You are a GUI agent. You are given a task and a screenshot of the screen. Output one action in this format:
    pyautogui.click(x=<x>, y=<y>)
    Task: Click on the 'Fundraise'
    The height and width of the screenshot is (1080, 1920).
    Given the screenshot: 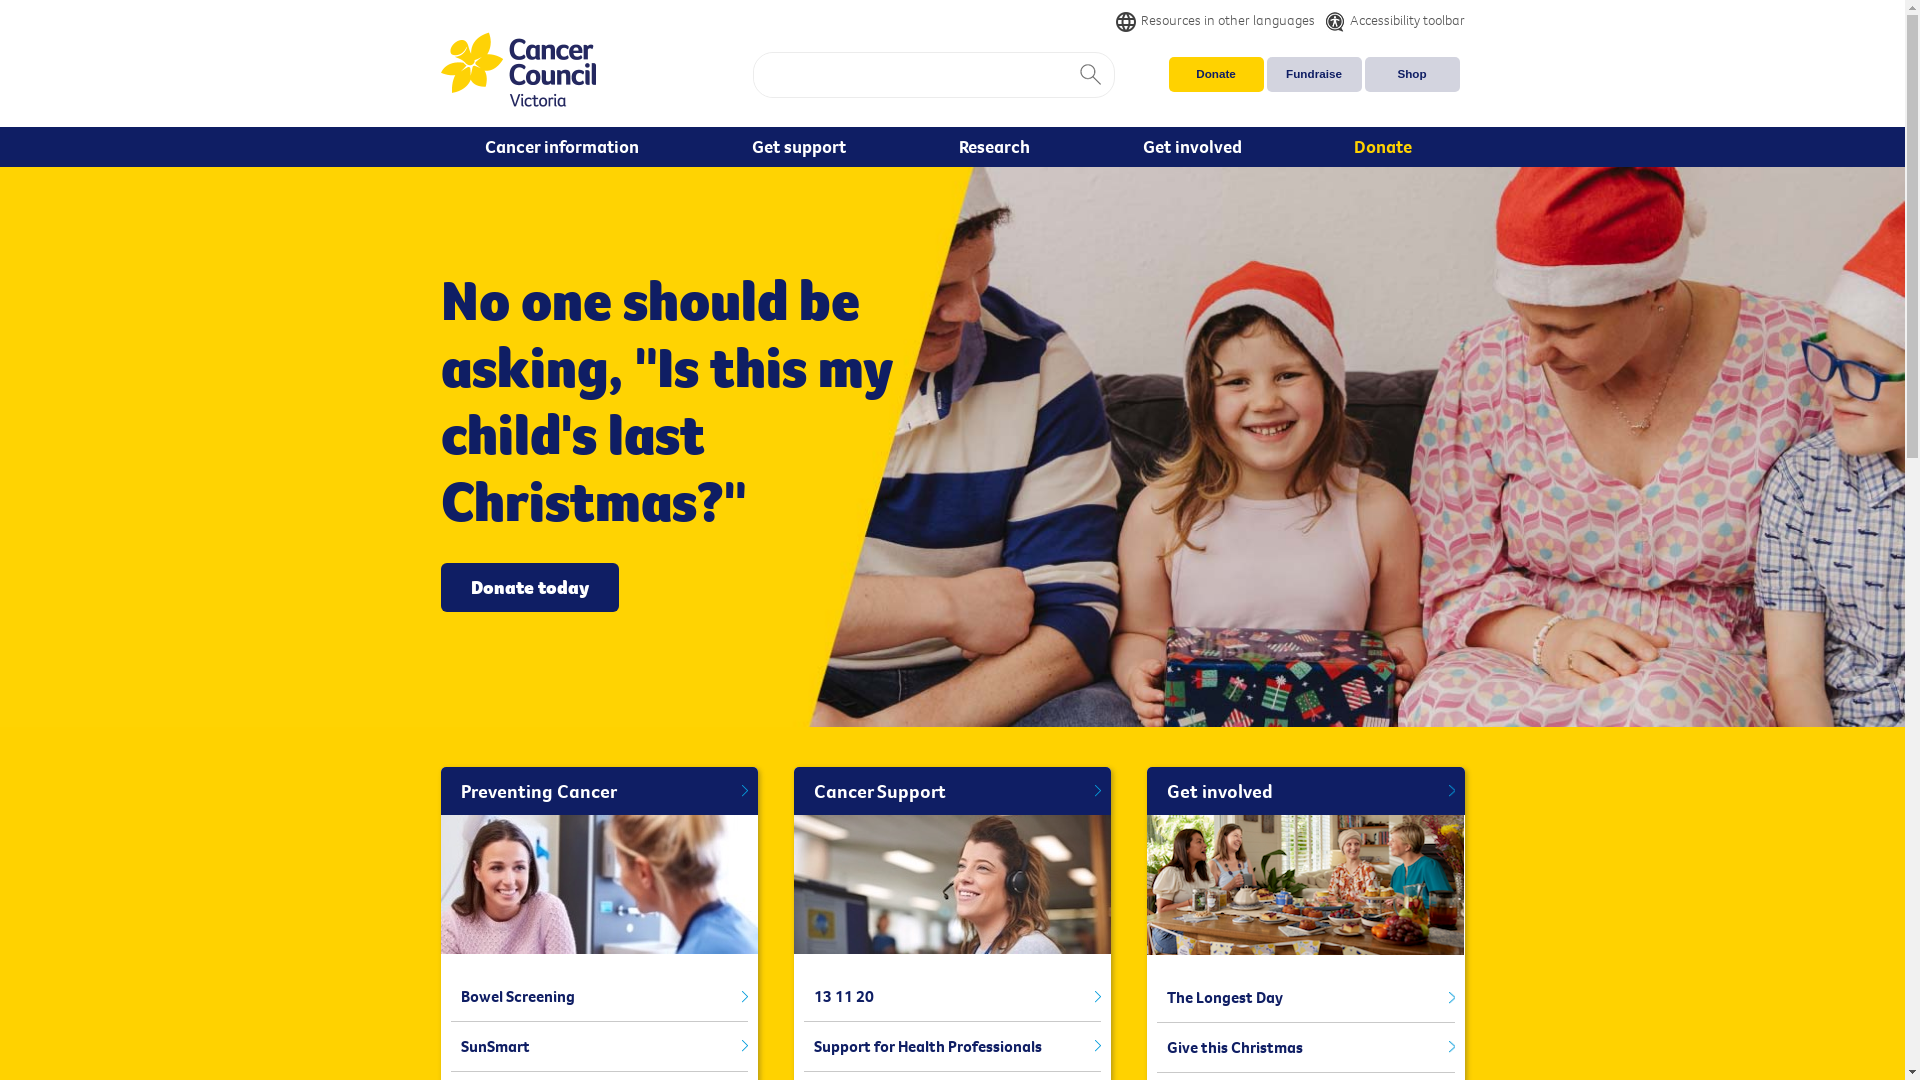 What is the action you would take?
    pyautogui.click(x=1313, y=73)
    